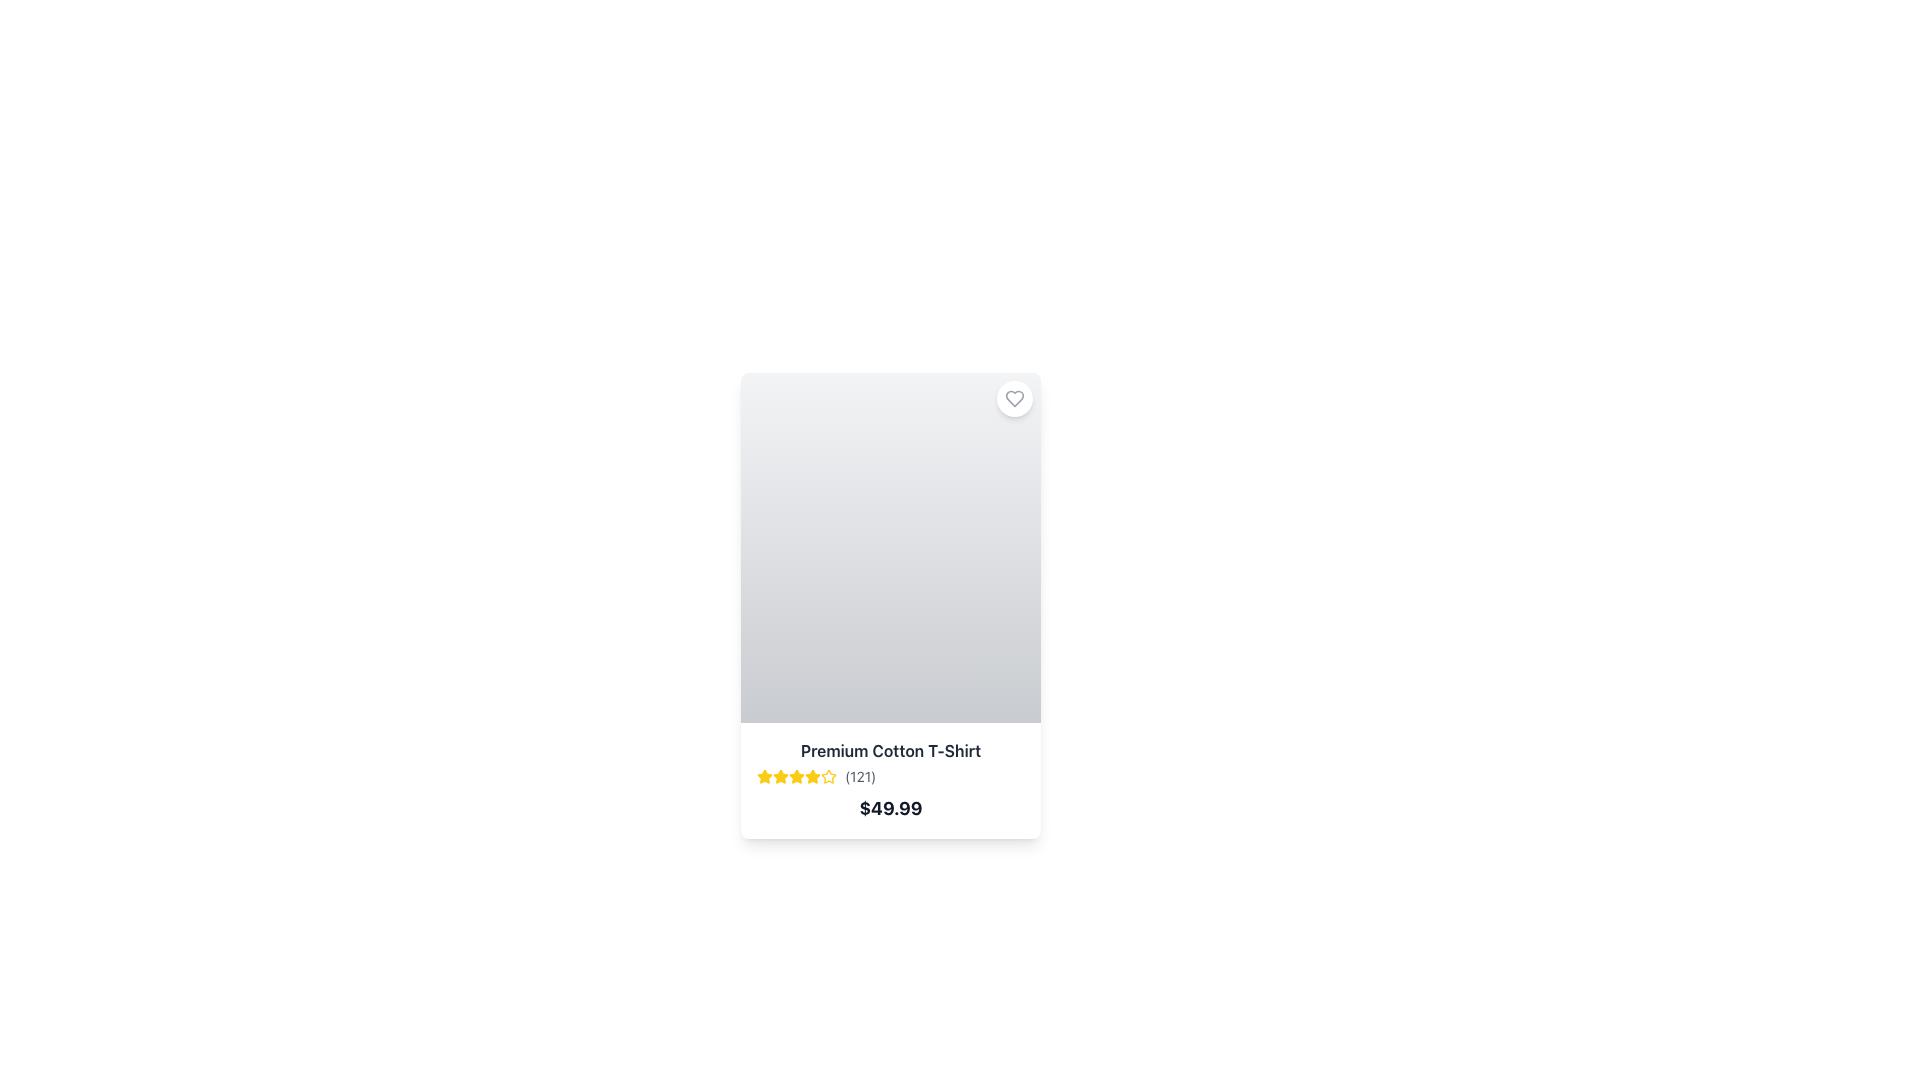 This screenshot has width=1920, height=1080. Describe the element at coordinates (795, 775) in the screenshot. I see `the fourth star icon in the rating system located below the 'Premium Cotton T-Shirt' title to interact with the rating system` at that location.